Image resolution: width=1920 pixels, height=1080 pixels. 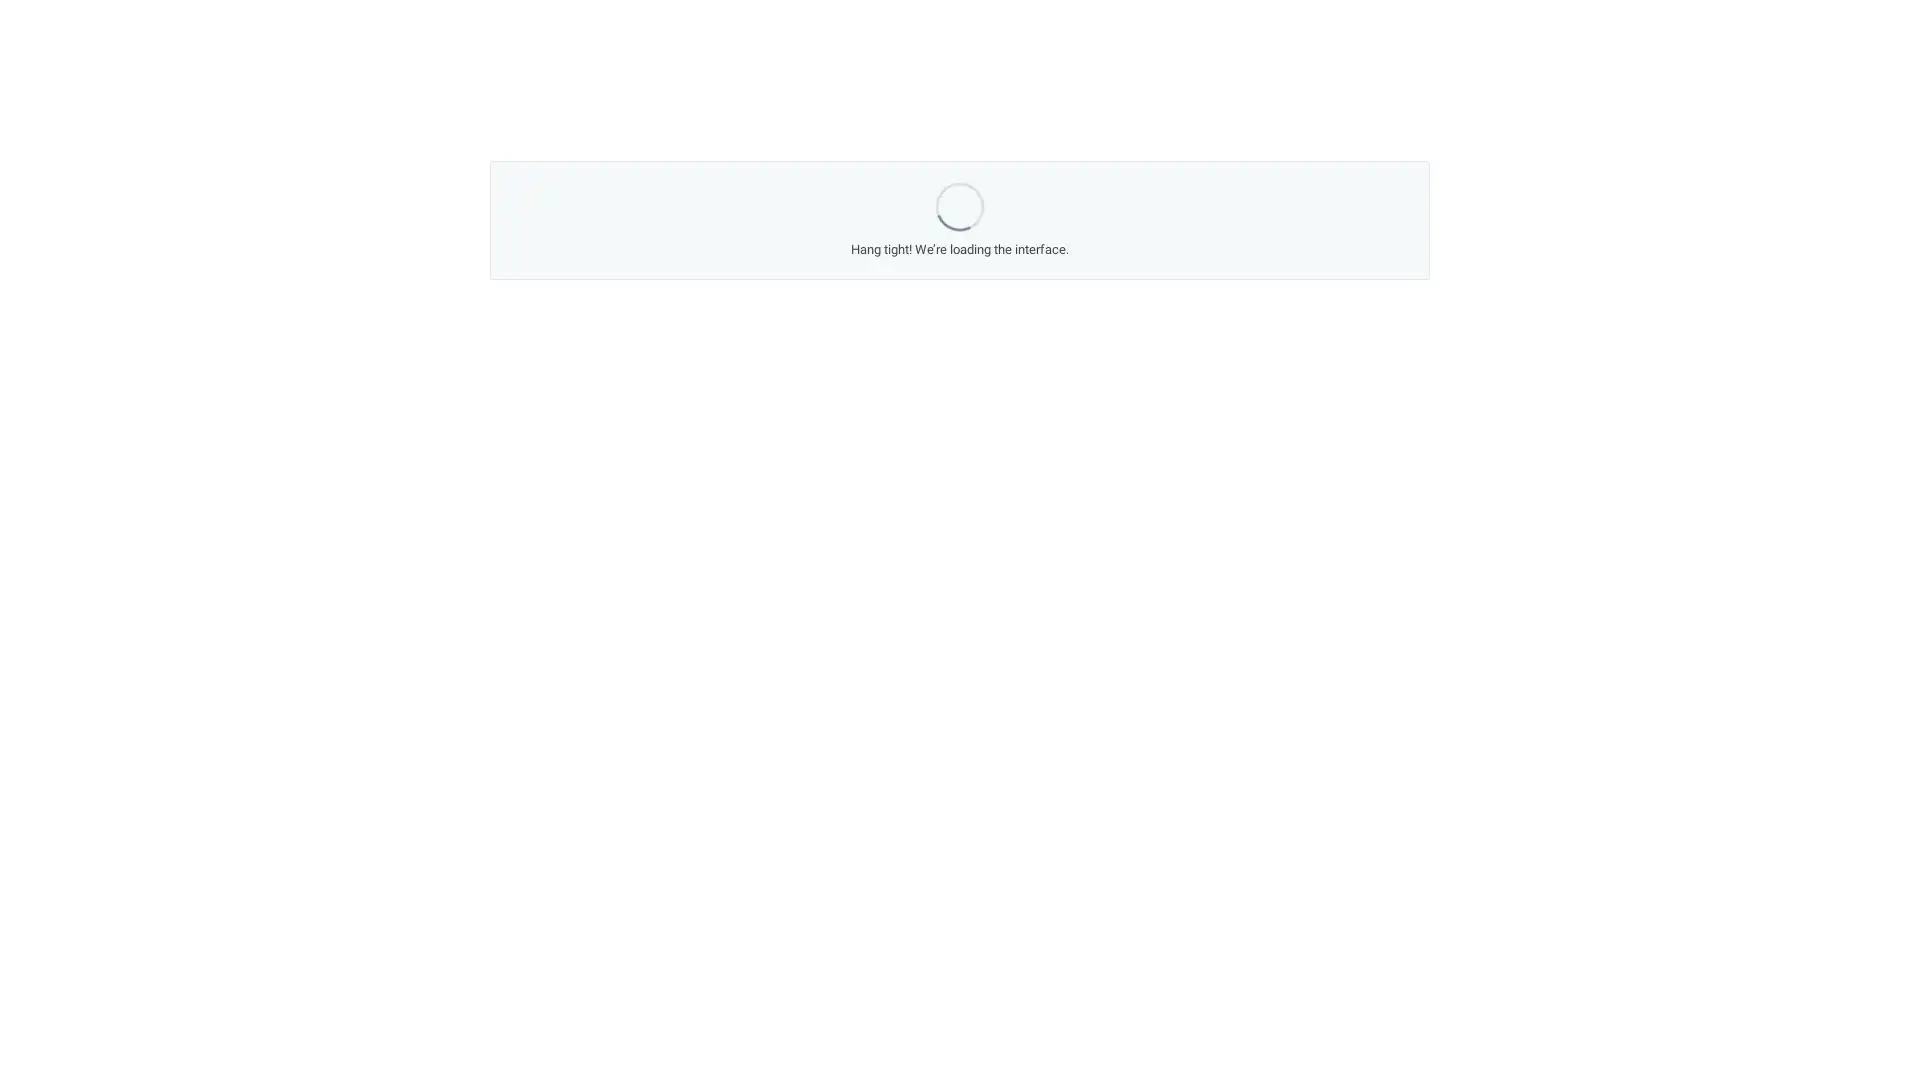 I want to click on Get Login Link, so click(x=674, y=431).